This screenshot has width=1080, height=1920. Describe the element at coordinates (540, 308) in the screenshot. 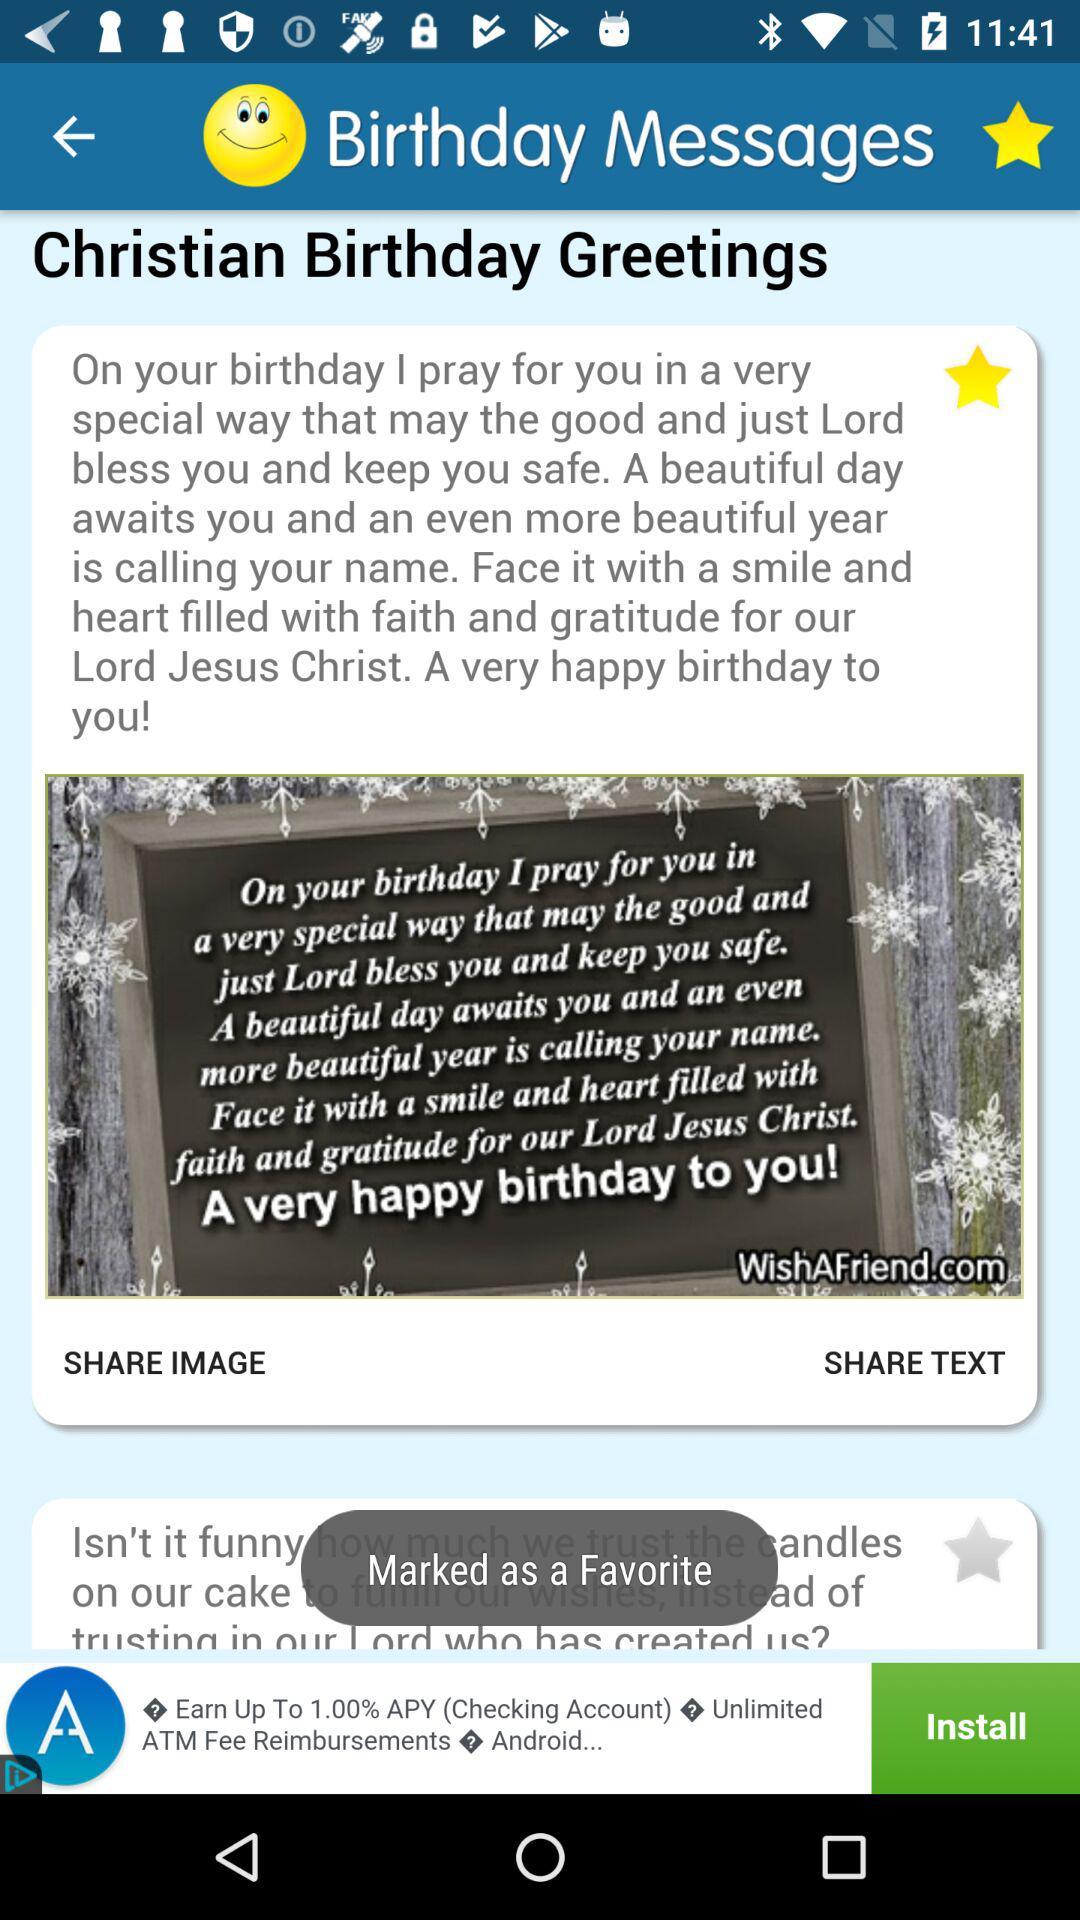

I see `the item below christian birthday greetings item` at that location.